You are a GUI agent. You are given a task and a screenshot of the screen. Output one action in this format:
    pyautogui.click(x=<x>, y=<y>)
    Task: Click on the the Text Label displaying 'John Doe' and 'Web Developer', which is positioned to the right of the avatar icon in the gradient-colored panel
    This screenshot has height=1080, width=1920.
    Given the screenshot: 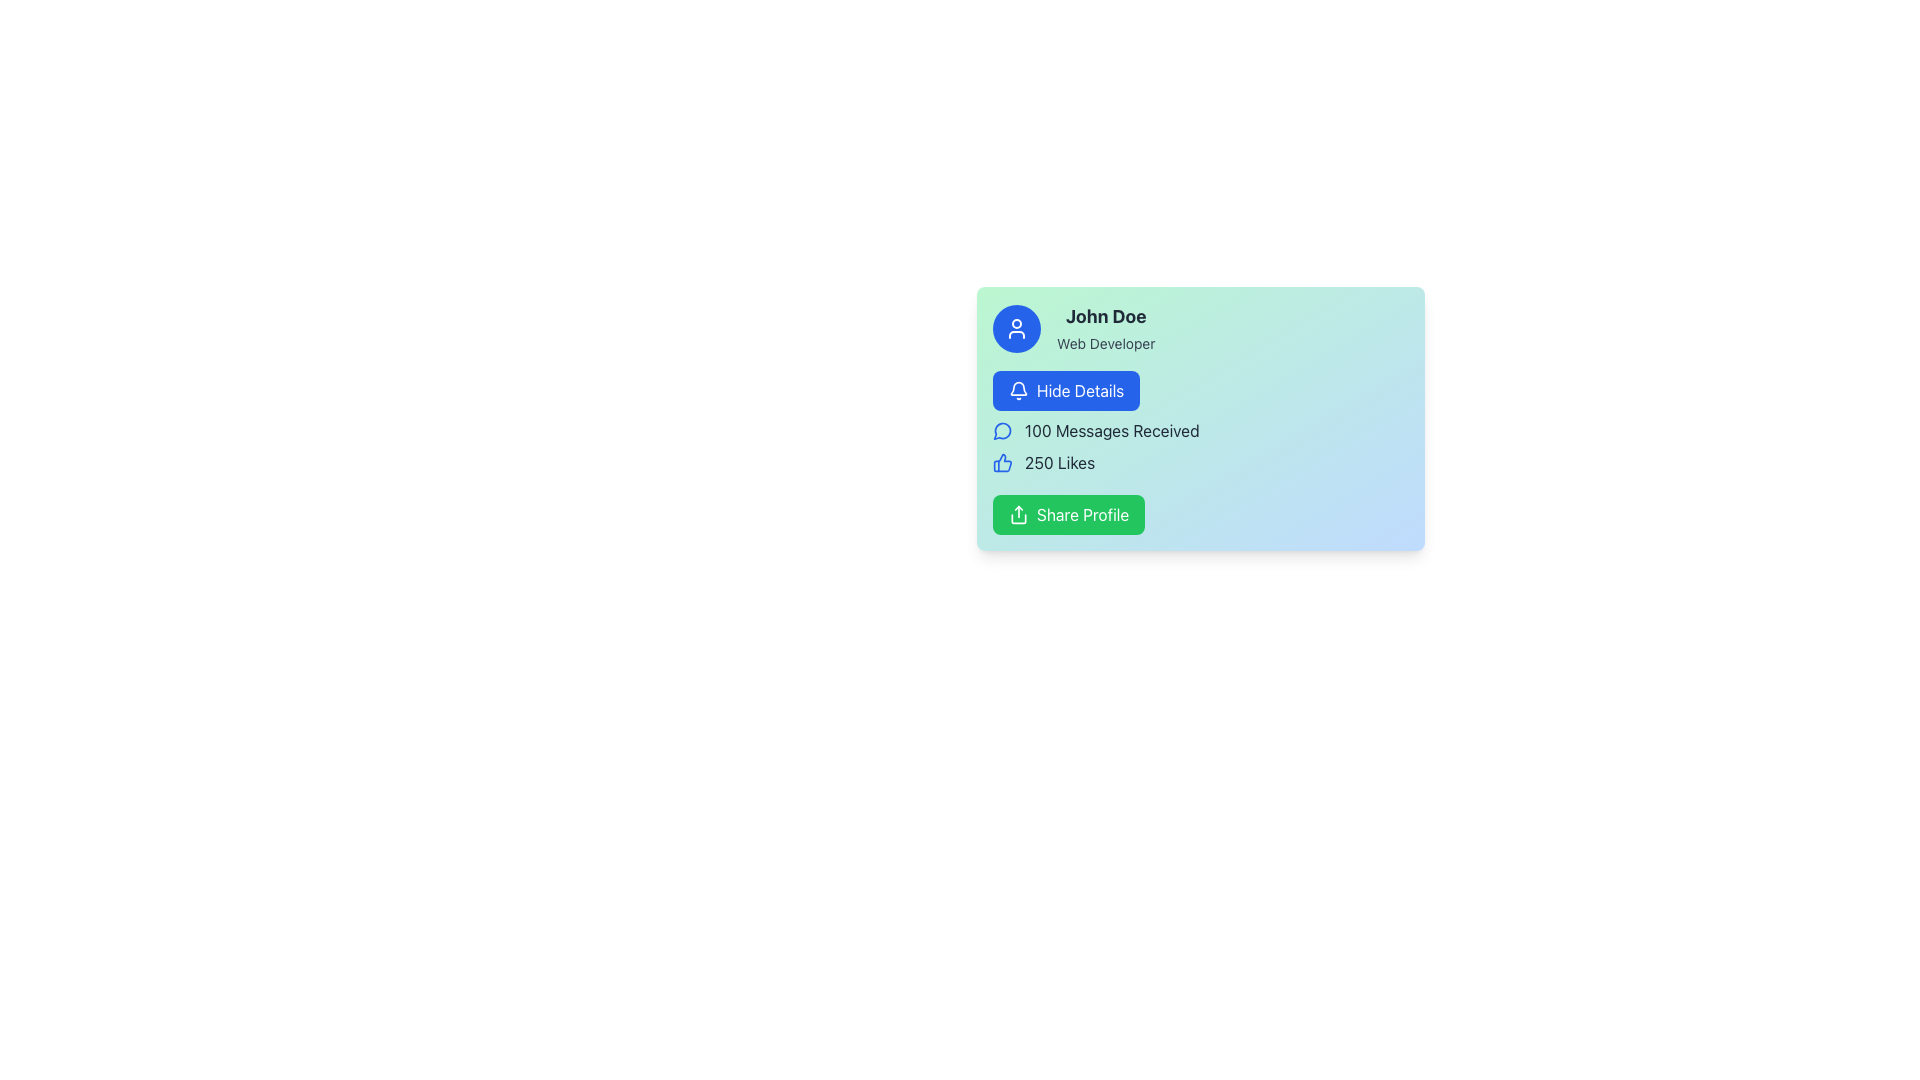 What is the action you would take?
    pyautogui.click(x=1105, y=327)
    